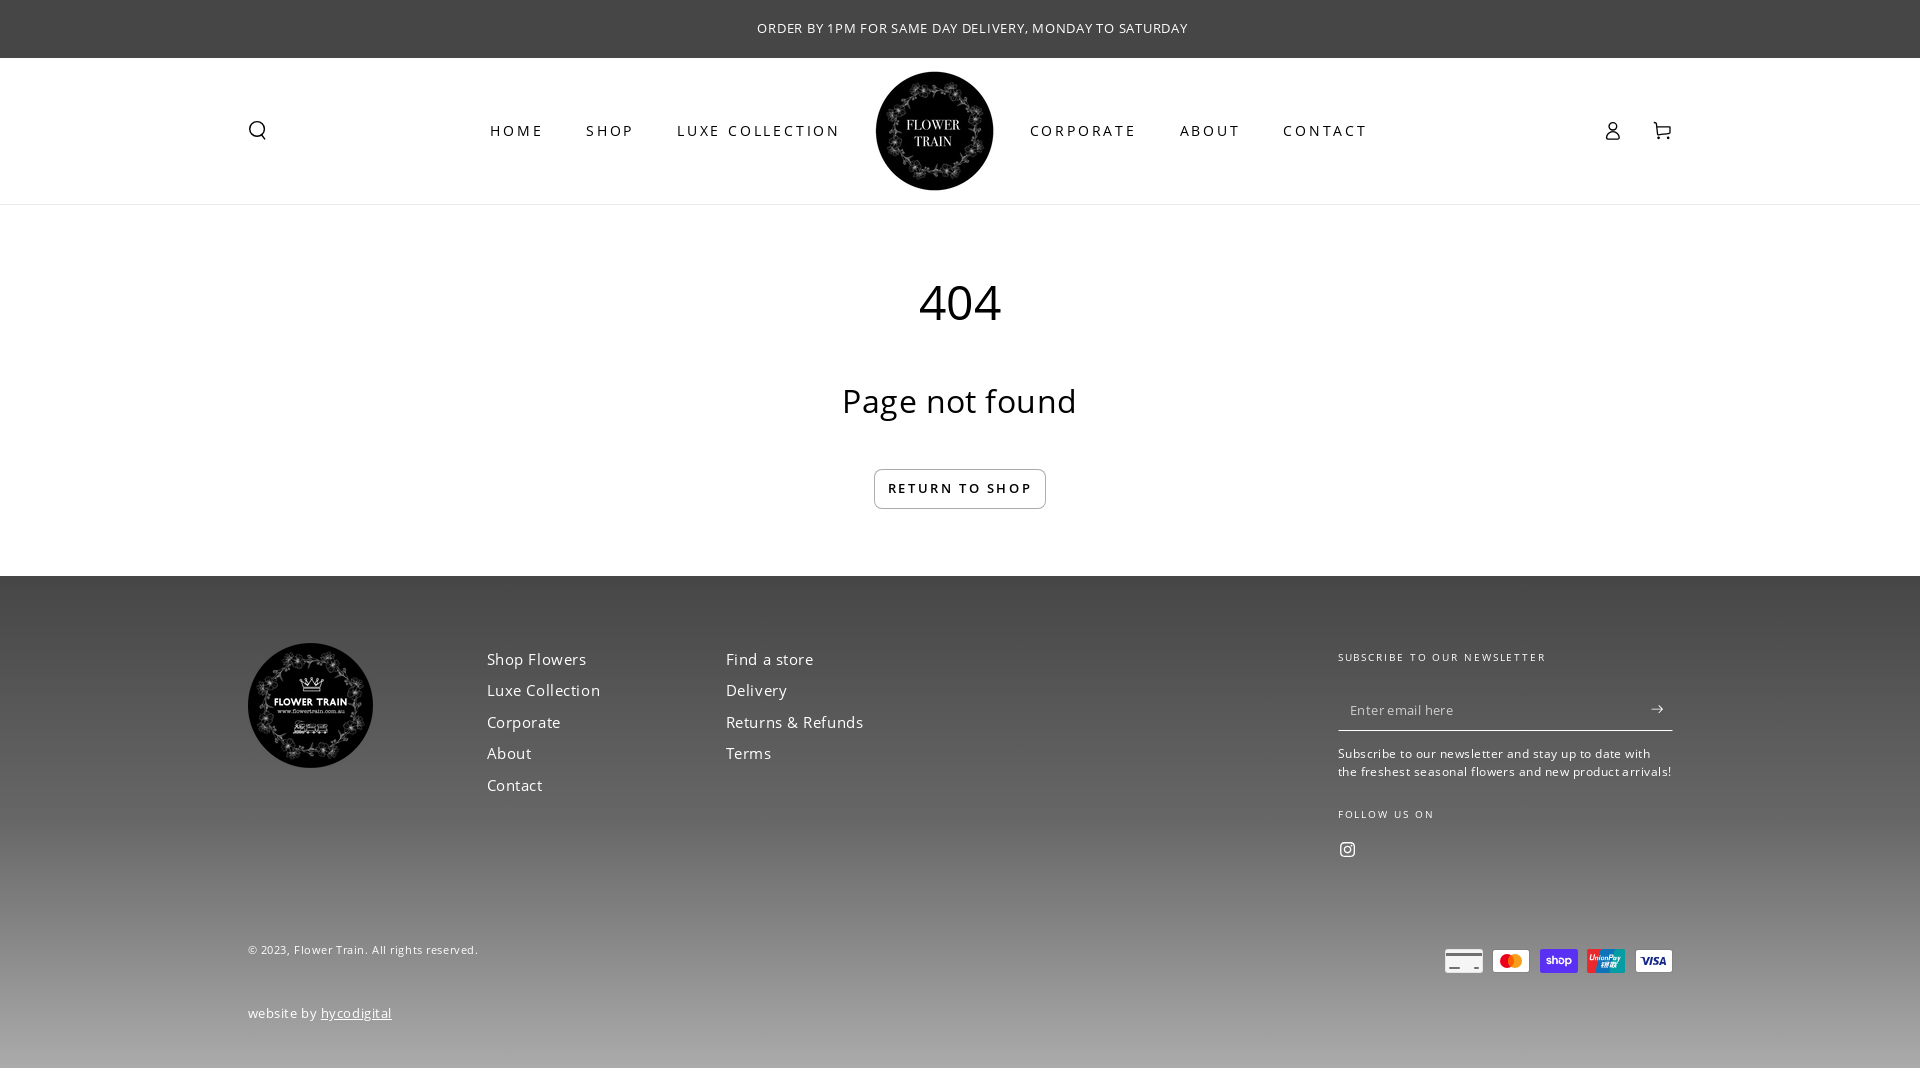  I want to click on 'About', so click(486, 752).